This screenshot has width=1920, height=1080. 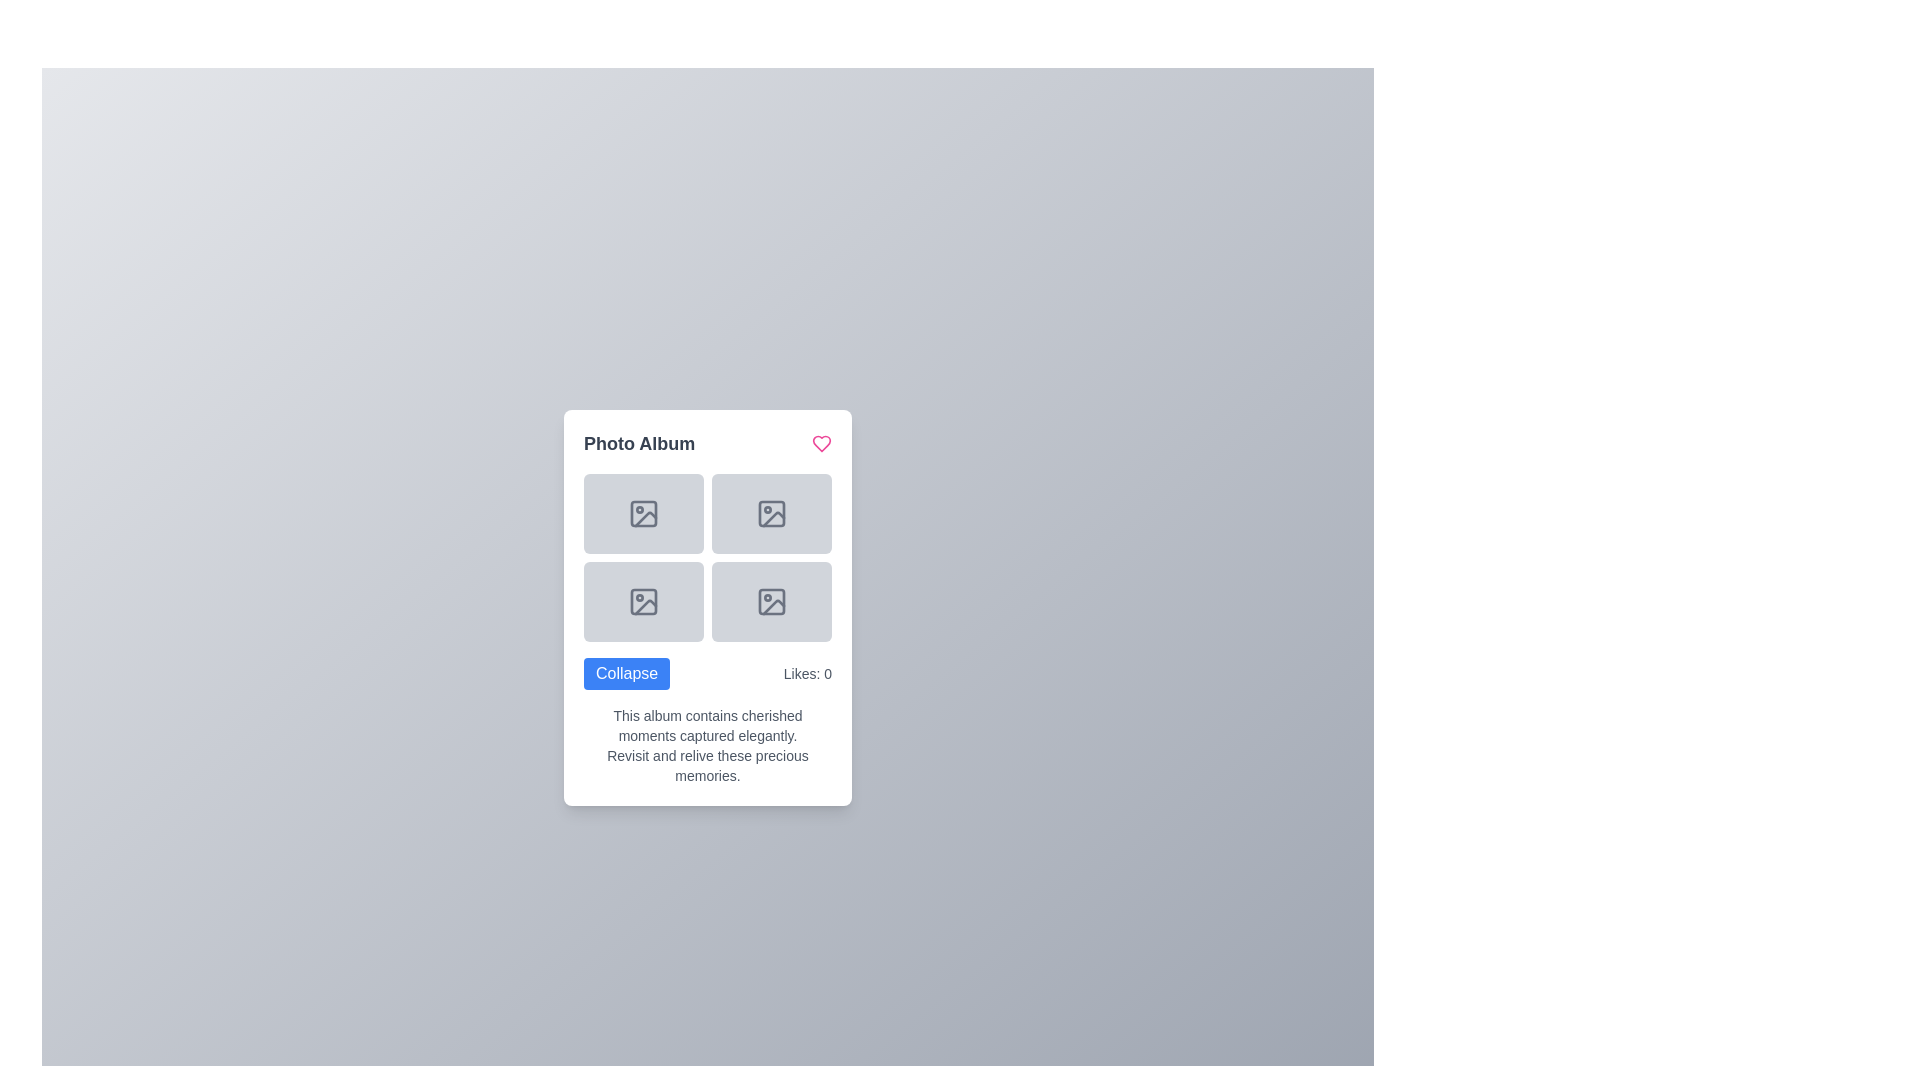 What do you see at coordinates (771, 600) in the screenshot?
I see `the gray image placeholder icon with a circular detail at the top-left corner, located in the bottom-right quarter of the photo album display` at bounding box center [771, 600].